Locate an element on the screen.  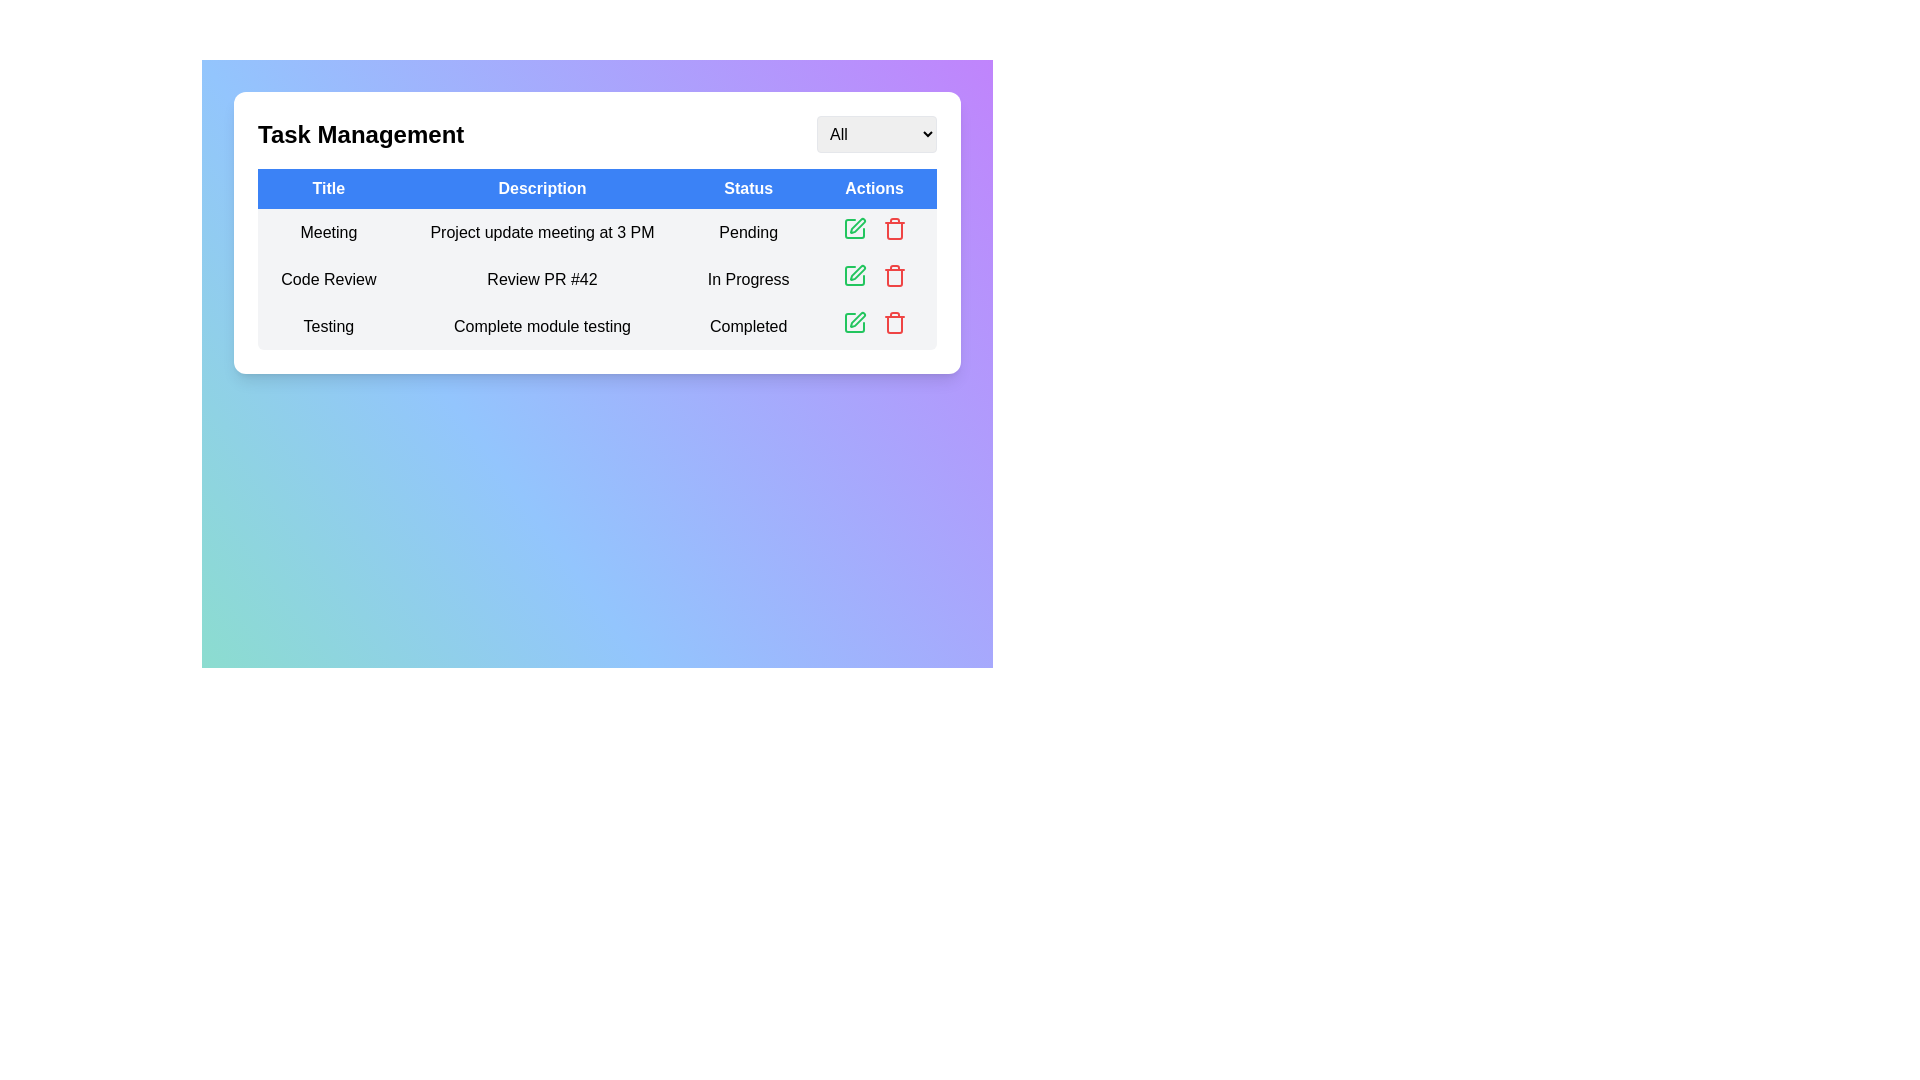
the 'Status' text label, which has a blue background and white text, positioned as the third element in a sequence of four horizontally aligned labels is located at coordinates (747, 189).